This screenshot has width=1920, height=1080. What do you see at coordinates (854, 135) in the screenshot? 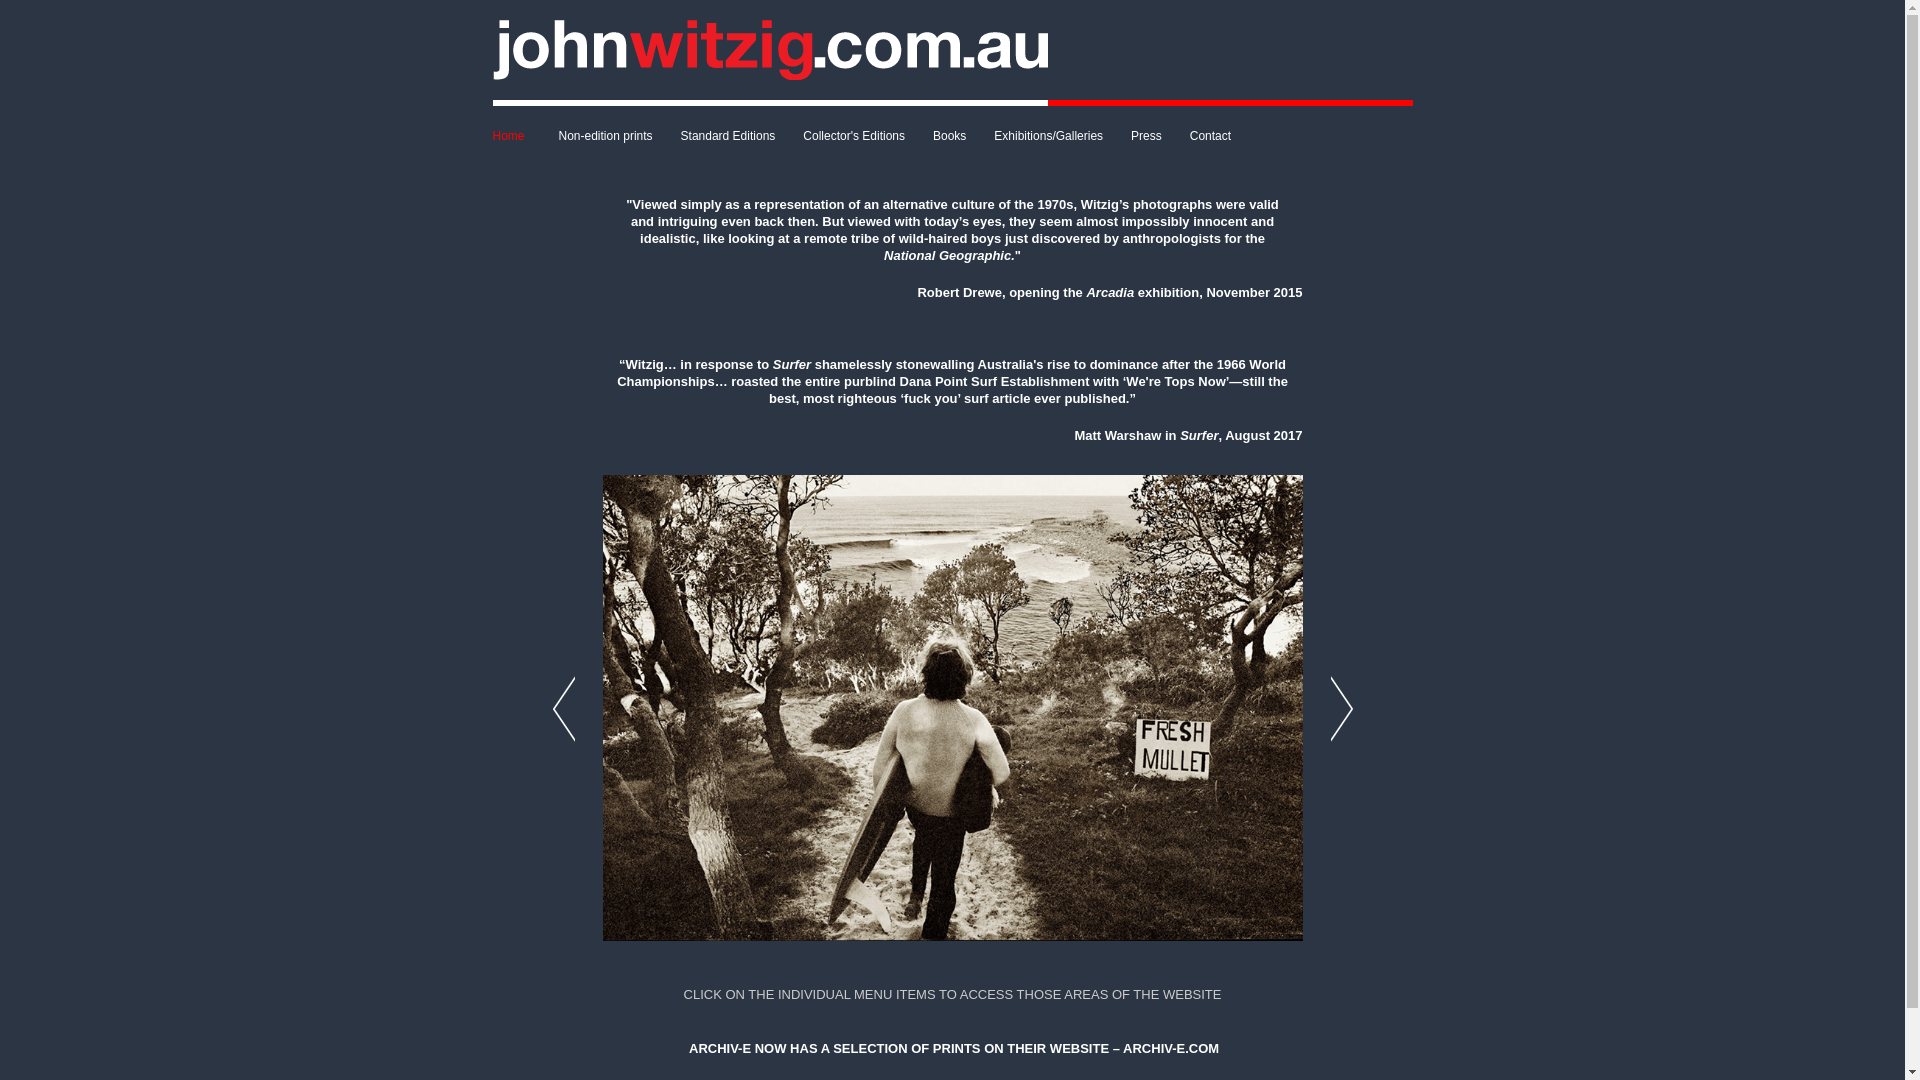
I see `'Collector's Editions'` at bounding box center [854, 135].